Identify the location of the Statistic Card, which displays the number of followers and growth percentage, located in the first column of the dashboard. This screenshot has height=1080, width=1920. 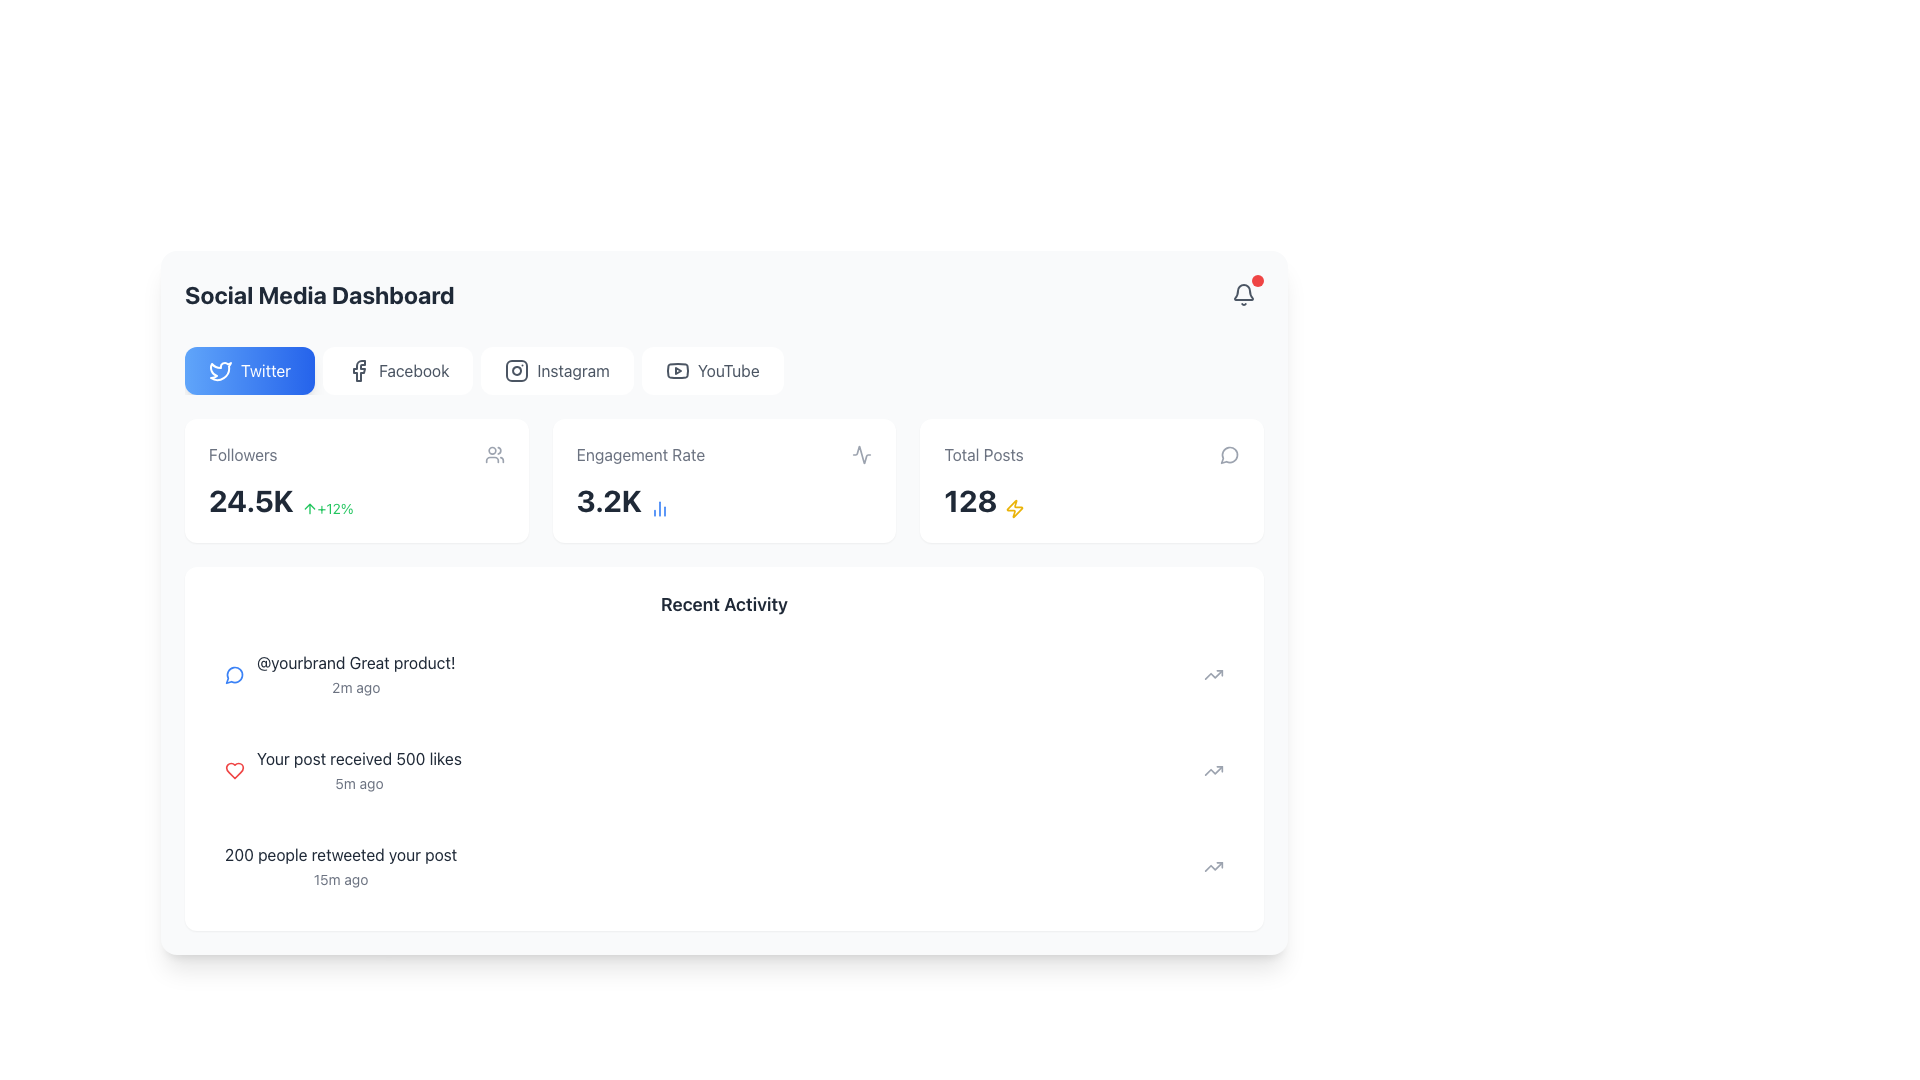
(356, 481).